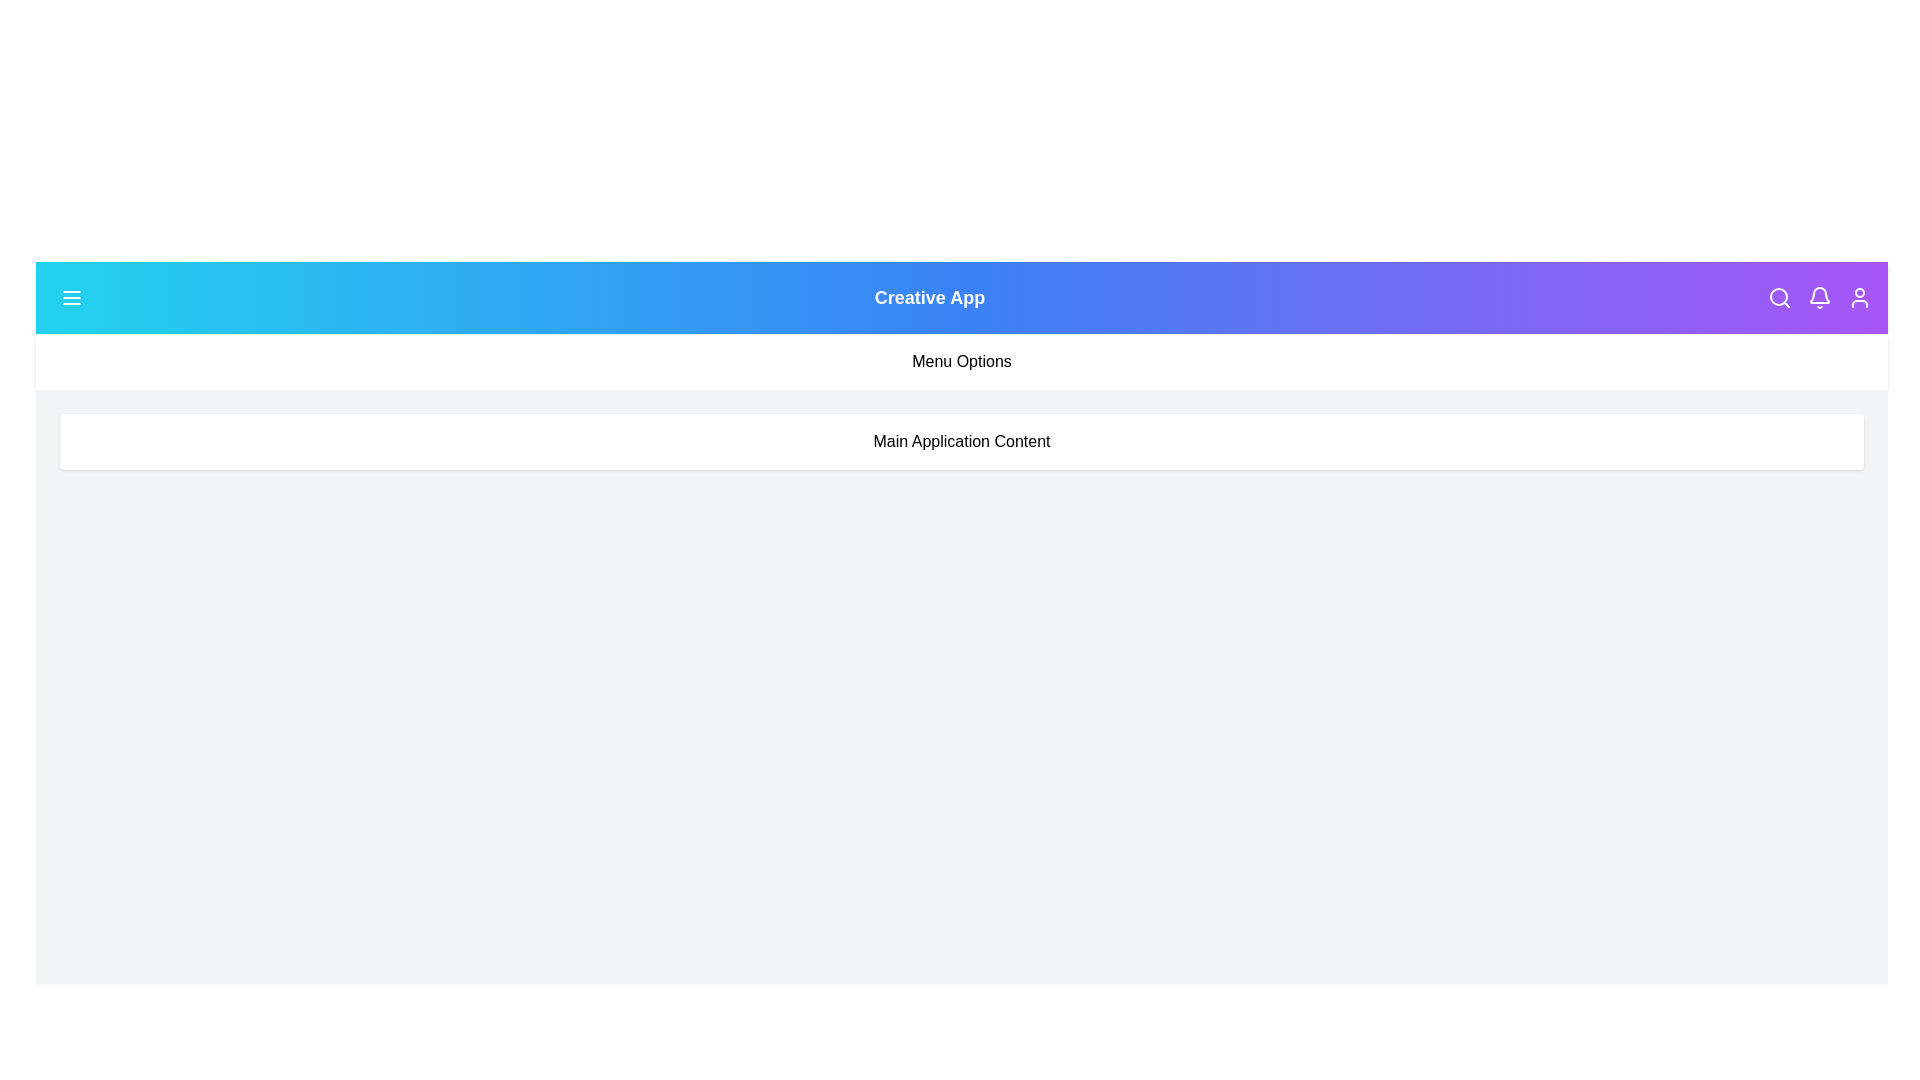 The image size is (1920, 1080). What do you see at coordinates (1780, 297) in the screenshot?
I see `the search icon in the app bar` at bounding box center [1780, 297].